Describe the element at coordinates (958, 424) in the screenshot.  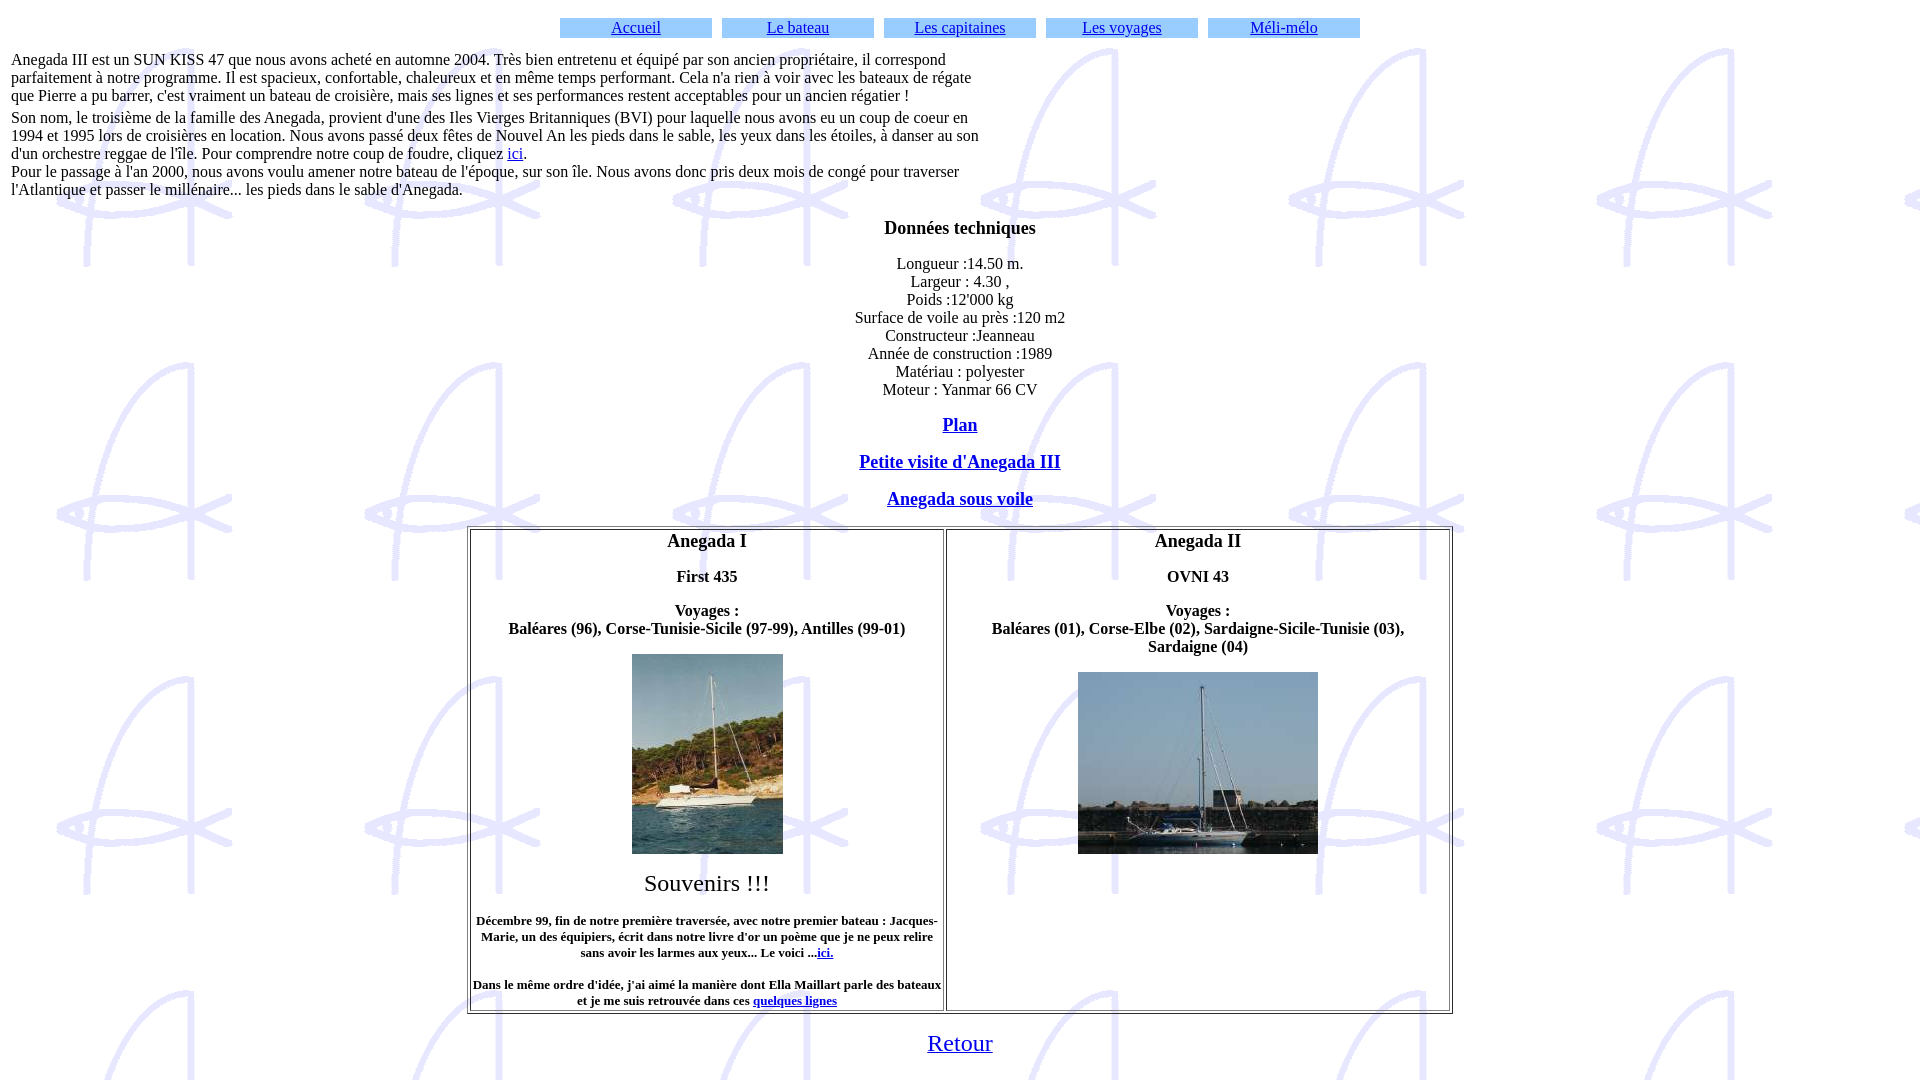
I see `'Plan'` at that location.